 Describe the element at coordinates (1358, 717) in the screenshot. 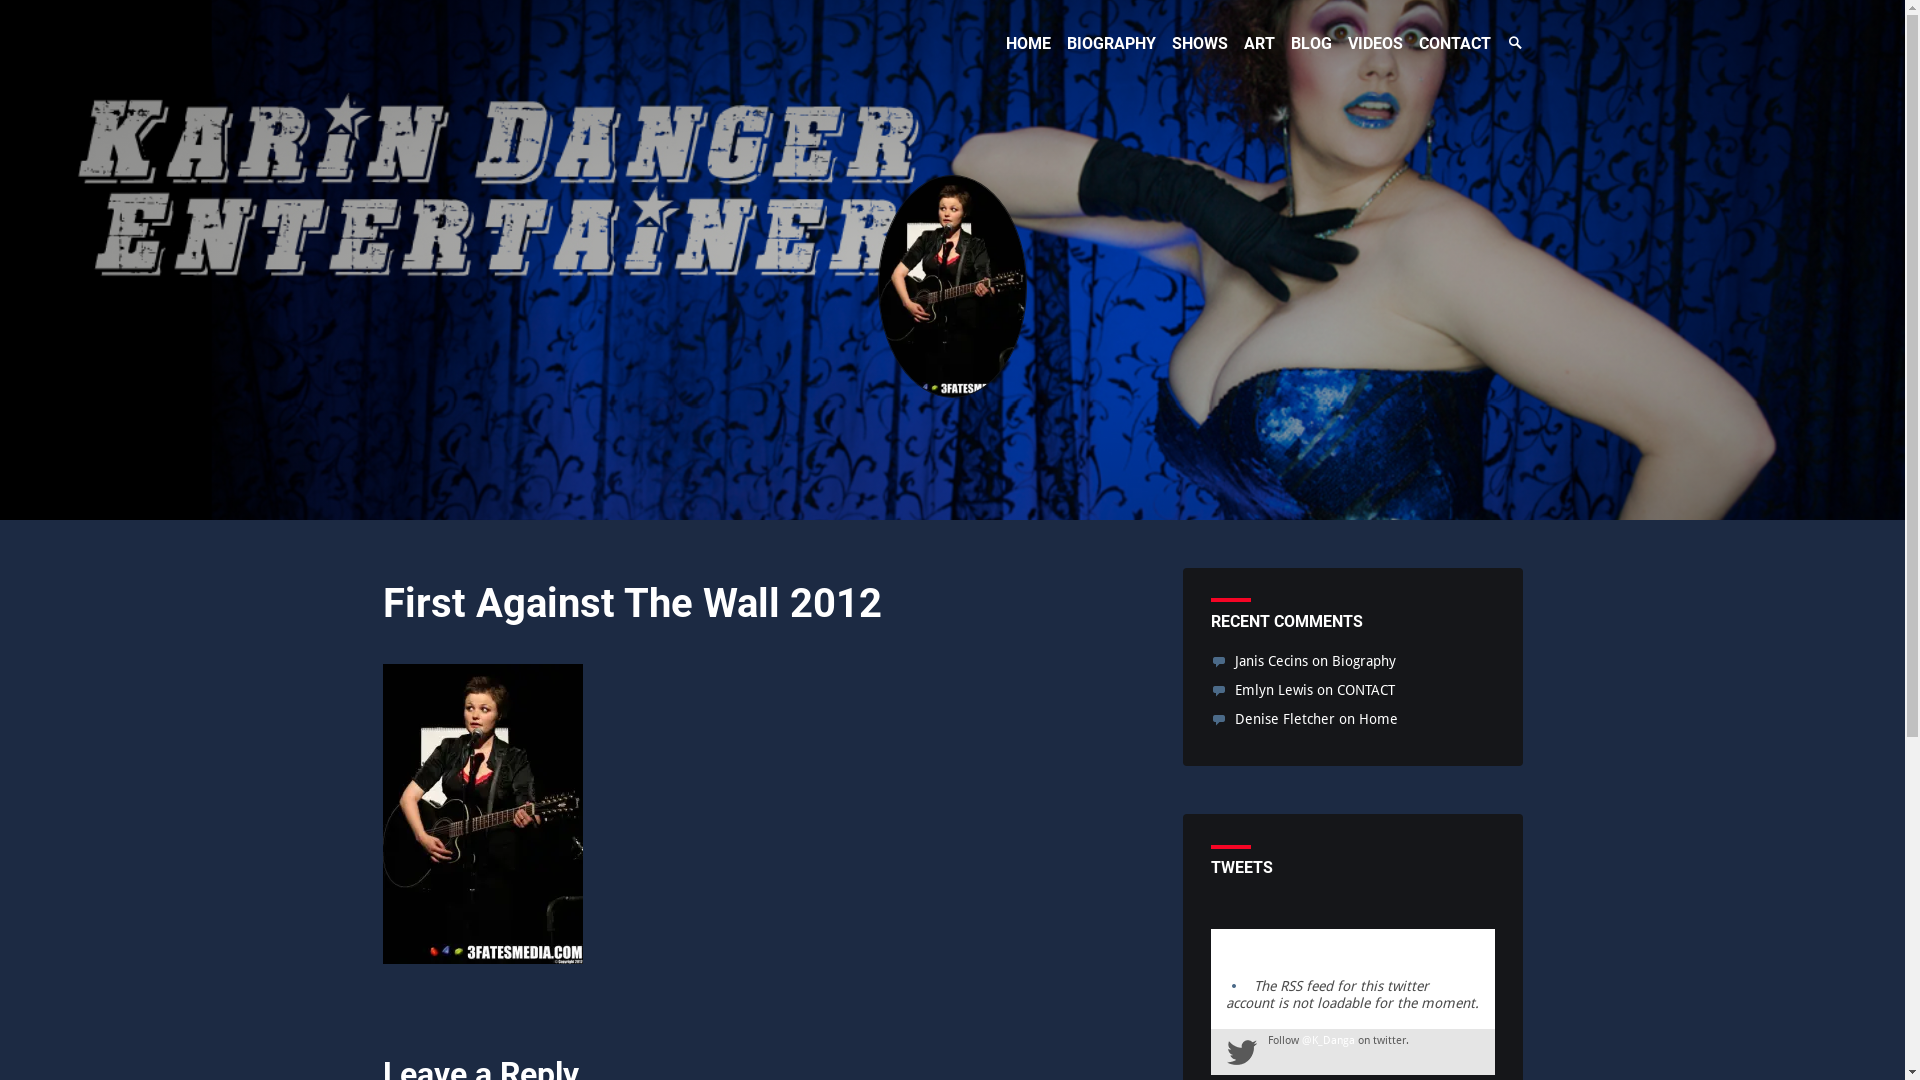

I see `'Home'` at that location.